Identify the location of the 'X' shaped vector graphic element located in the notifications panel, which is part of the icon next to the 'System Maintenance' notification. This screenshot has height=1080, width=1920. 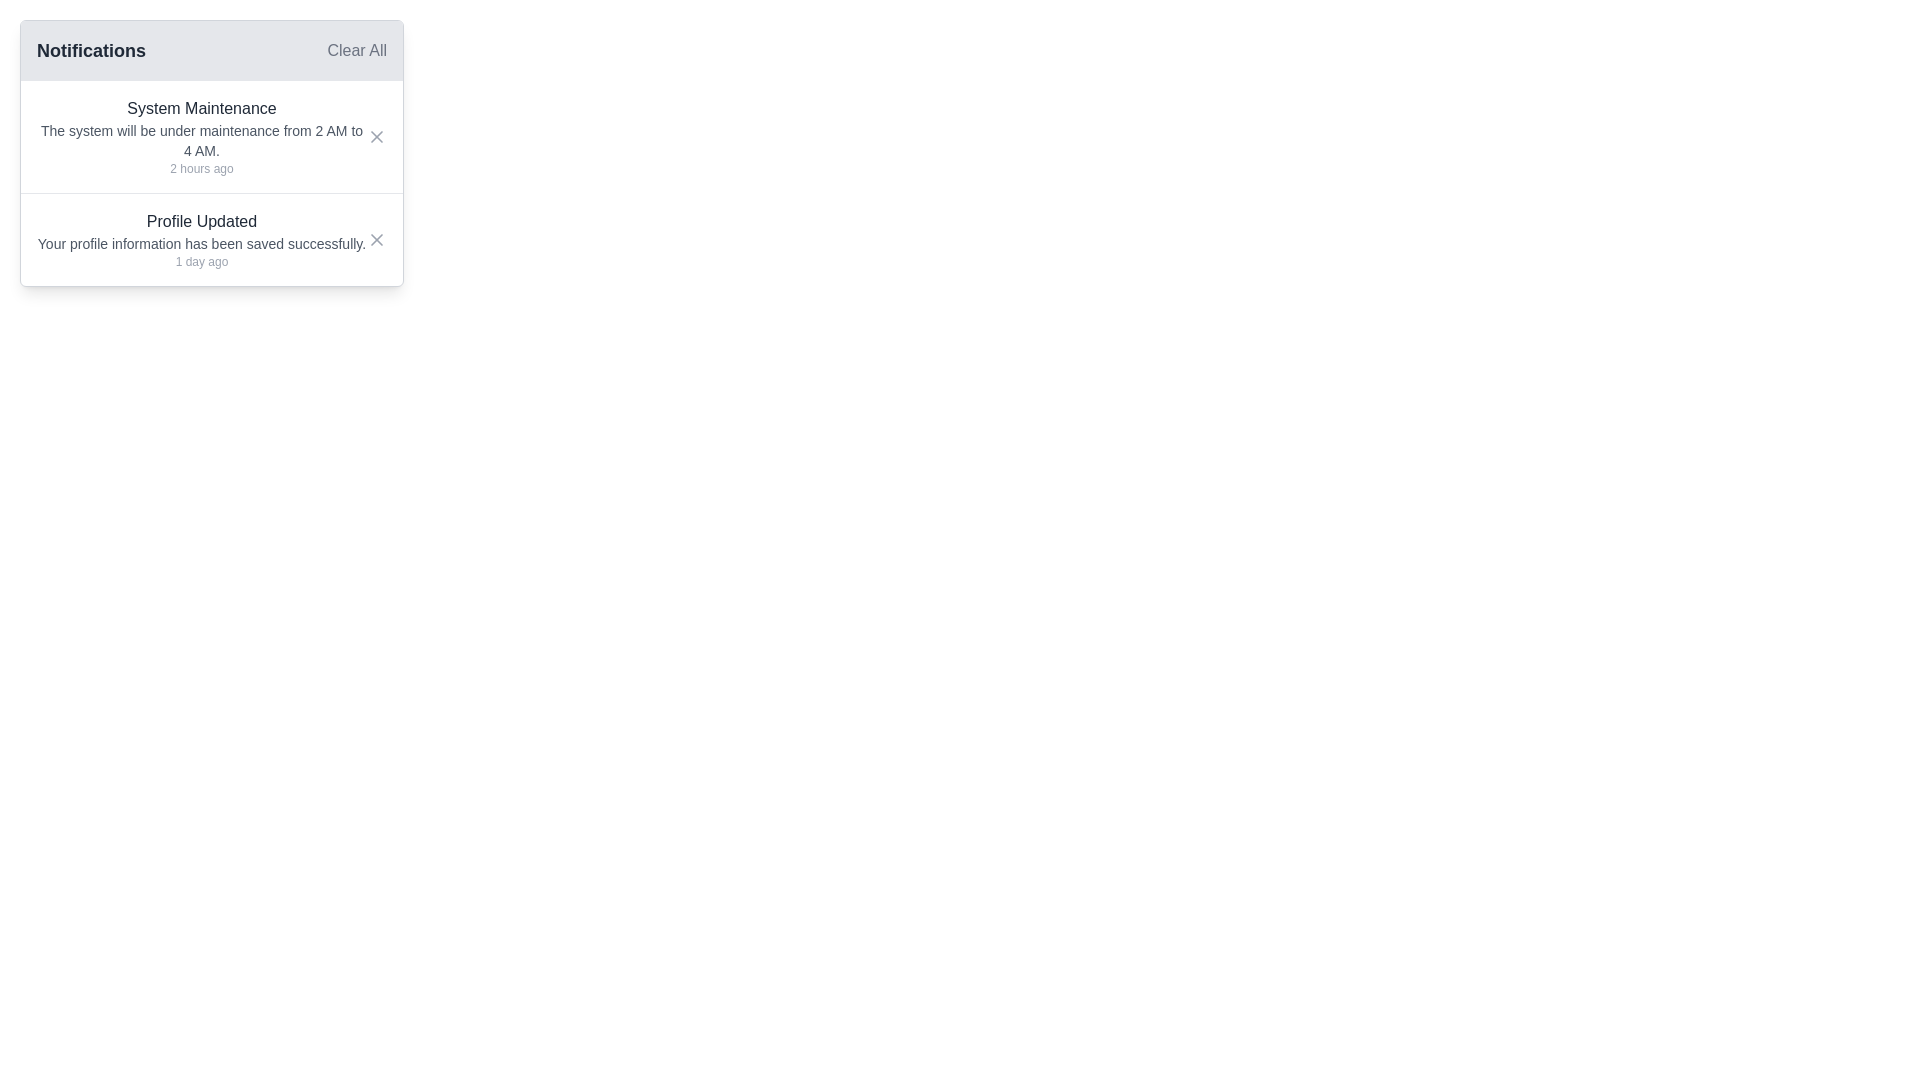
(377, 136).